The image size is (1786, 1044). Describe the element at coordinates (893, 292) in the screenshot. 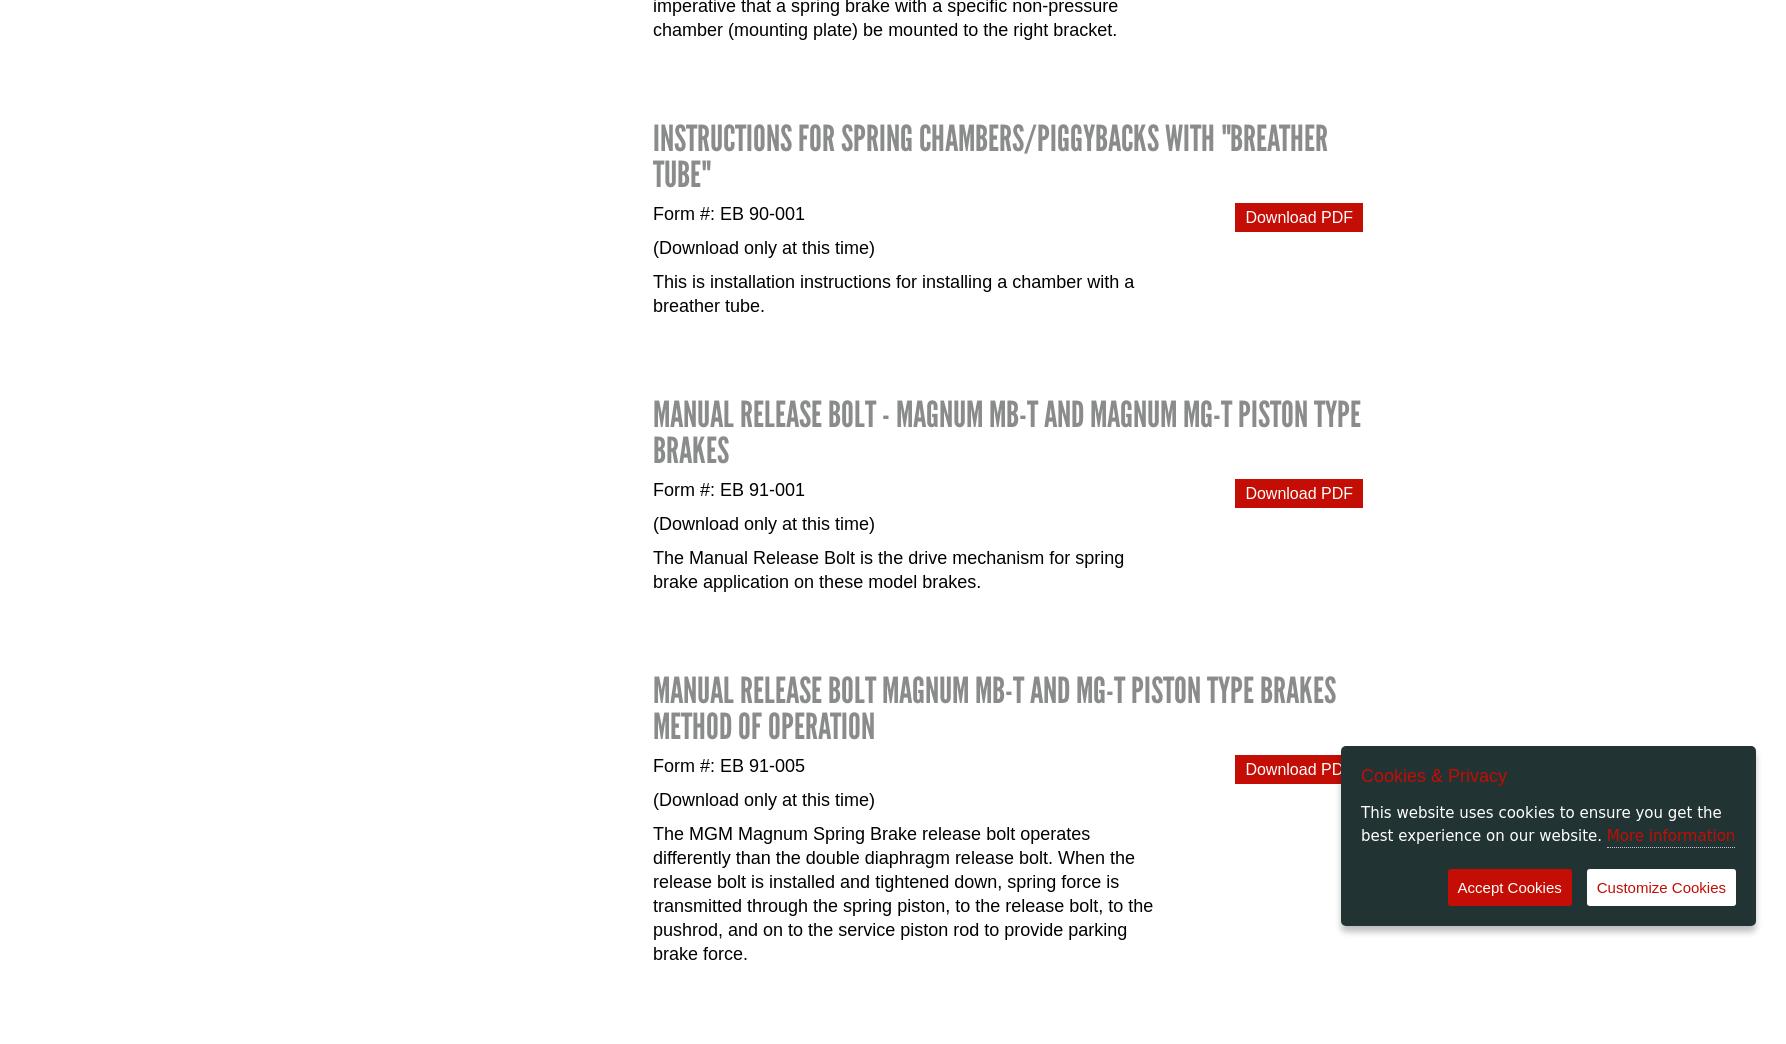

I see `'This is installation instructions for installing a chamber with a breather tube.'` at that location.